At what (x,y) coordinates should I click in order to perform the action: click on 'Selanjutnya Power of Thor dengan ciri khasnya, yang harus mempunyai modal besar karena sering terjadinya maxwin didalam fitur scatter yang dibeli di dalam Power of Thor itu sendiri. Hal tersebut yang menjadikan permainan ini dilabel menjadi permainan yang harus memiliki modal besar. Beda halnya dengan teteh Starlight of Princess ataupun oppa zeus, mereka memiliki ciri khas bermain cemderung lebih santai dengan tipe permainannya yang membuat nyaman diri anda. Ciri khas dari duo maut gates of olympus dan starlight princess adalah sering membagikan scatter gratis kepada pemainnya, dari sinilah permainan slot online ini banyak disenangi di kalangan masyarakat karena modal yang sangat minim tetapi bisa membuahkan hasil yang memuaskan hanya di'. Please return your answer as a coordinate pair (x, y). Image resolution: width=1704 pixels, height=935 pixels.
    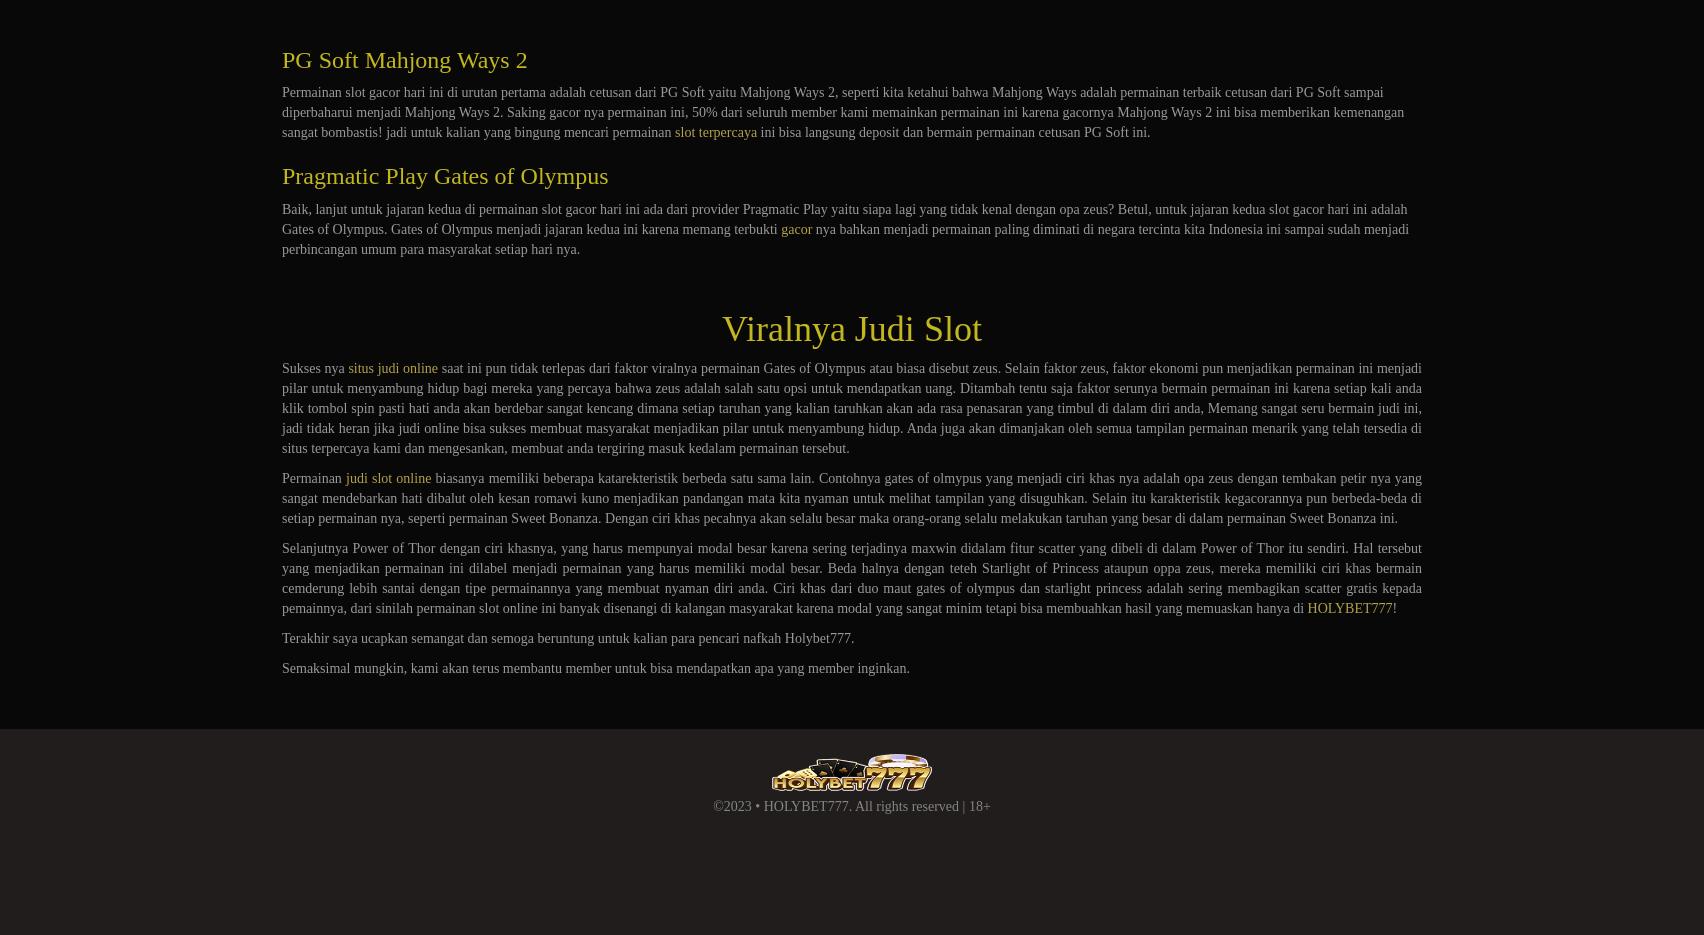
    Looking at the image, I should click on (852, 578).